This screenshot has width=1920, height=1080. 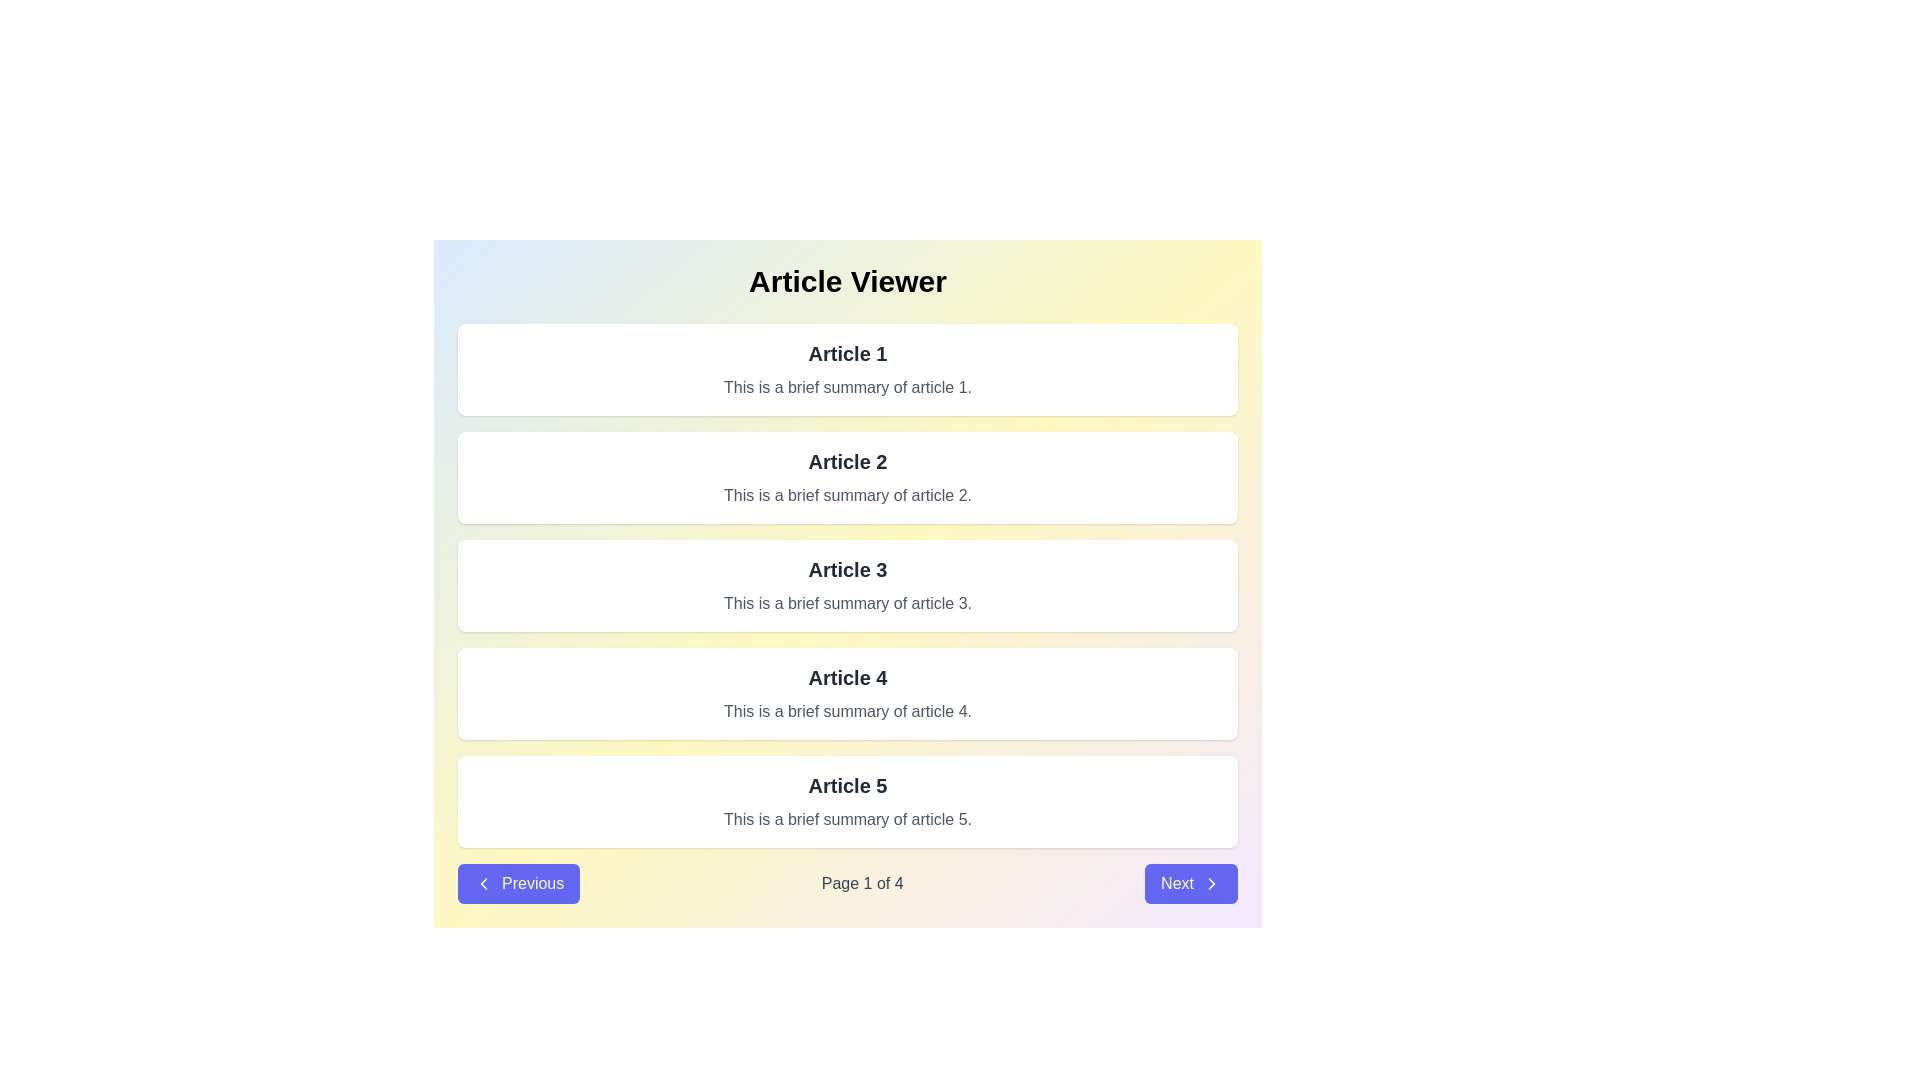 I want to click on the 'Next' button located at the bottom-right corner of the interface, adjacent to the text 'Page 1 of 4', so click(x=1191, y=882).